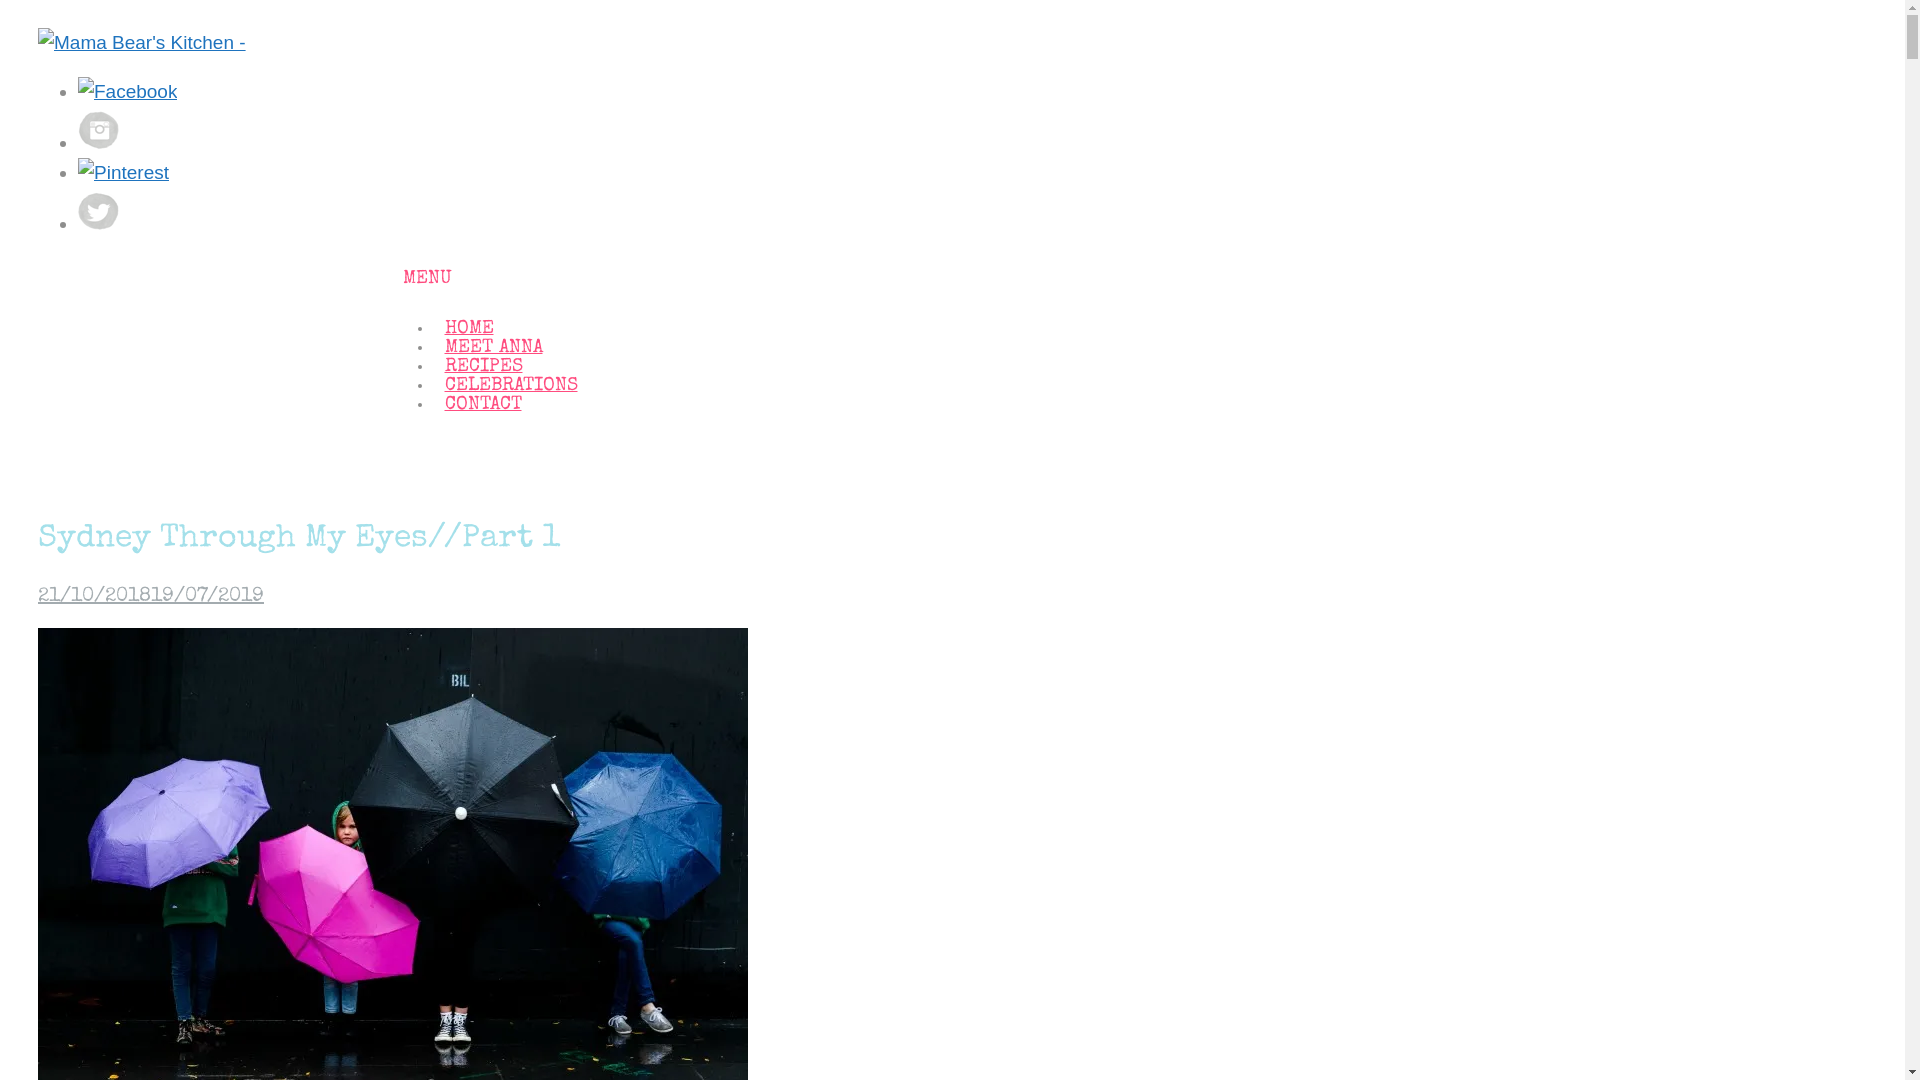 Image resolution: width=1920 pixels, height=1080 pixels. I want to click on '21/10/201819/07/2019', so click(38, 596).